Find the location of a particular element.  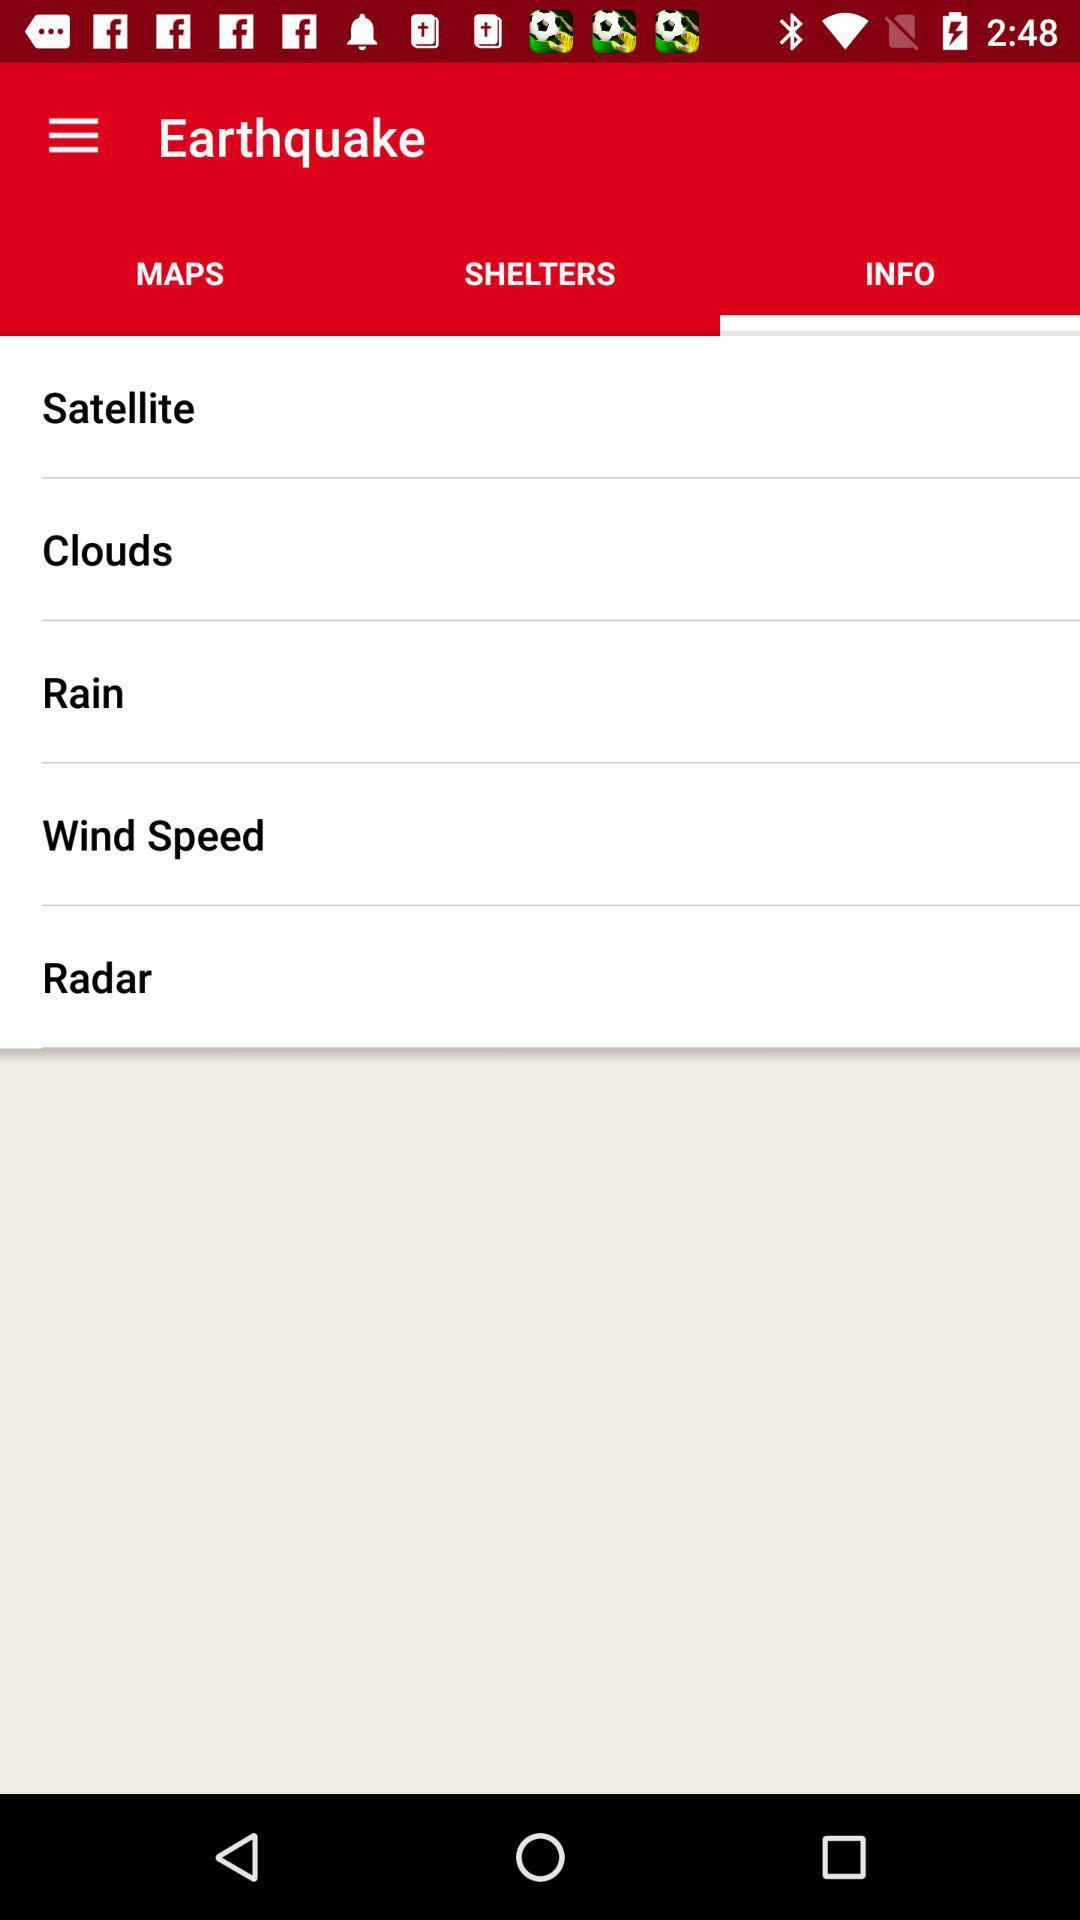

the item next to earthquake is located at coordinates (72, 135).